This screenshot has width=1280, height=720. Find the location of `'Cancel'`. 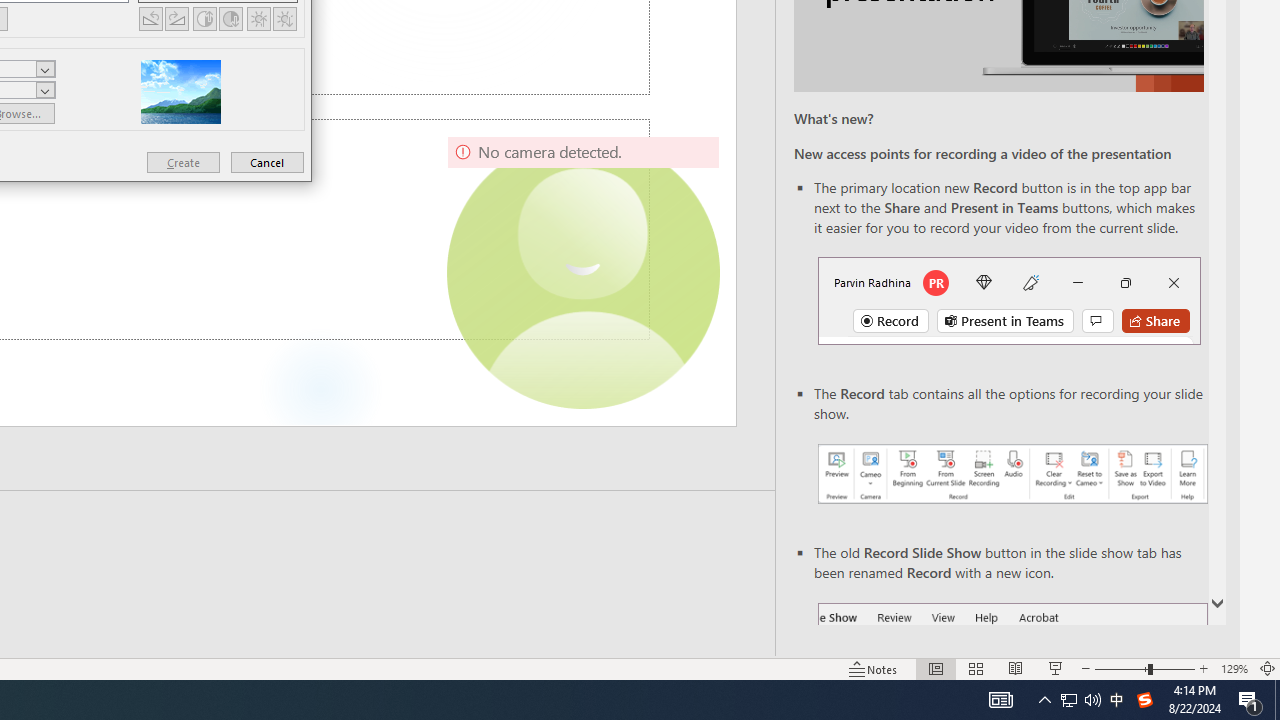

'Cancel' is located at coordinates (266, 161).